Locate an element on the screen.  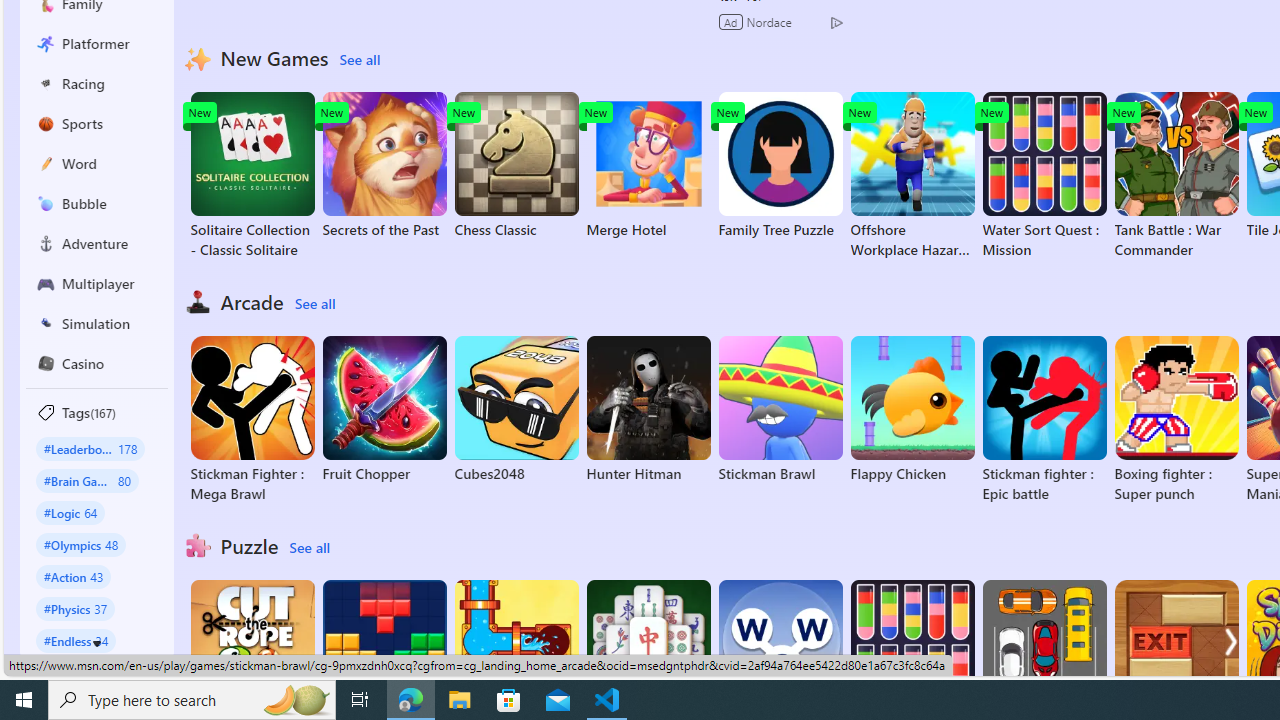
'Cubes2048' is located at coordinates (516, 409).